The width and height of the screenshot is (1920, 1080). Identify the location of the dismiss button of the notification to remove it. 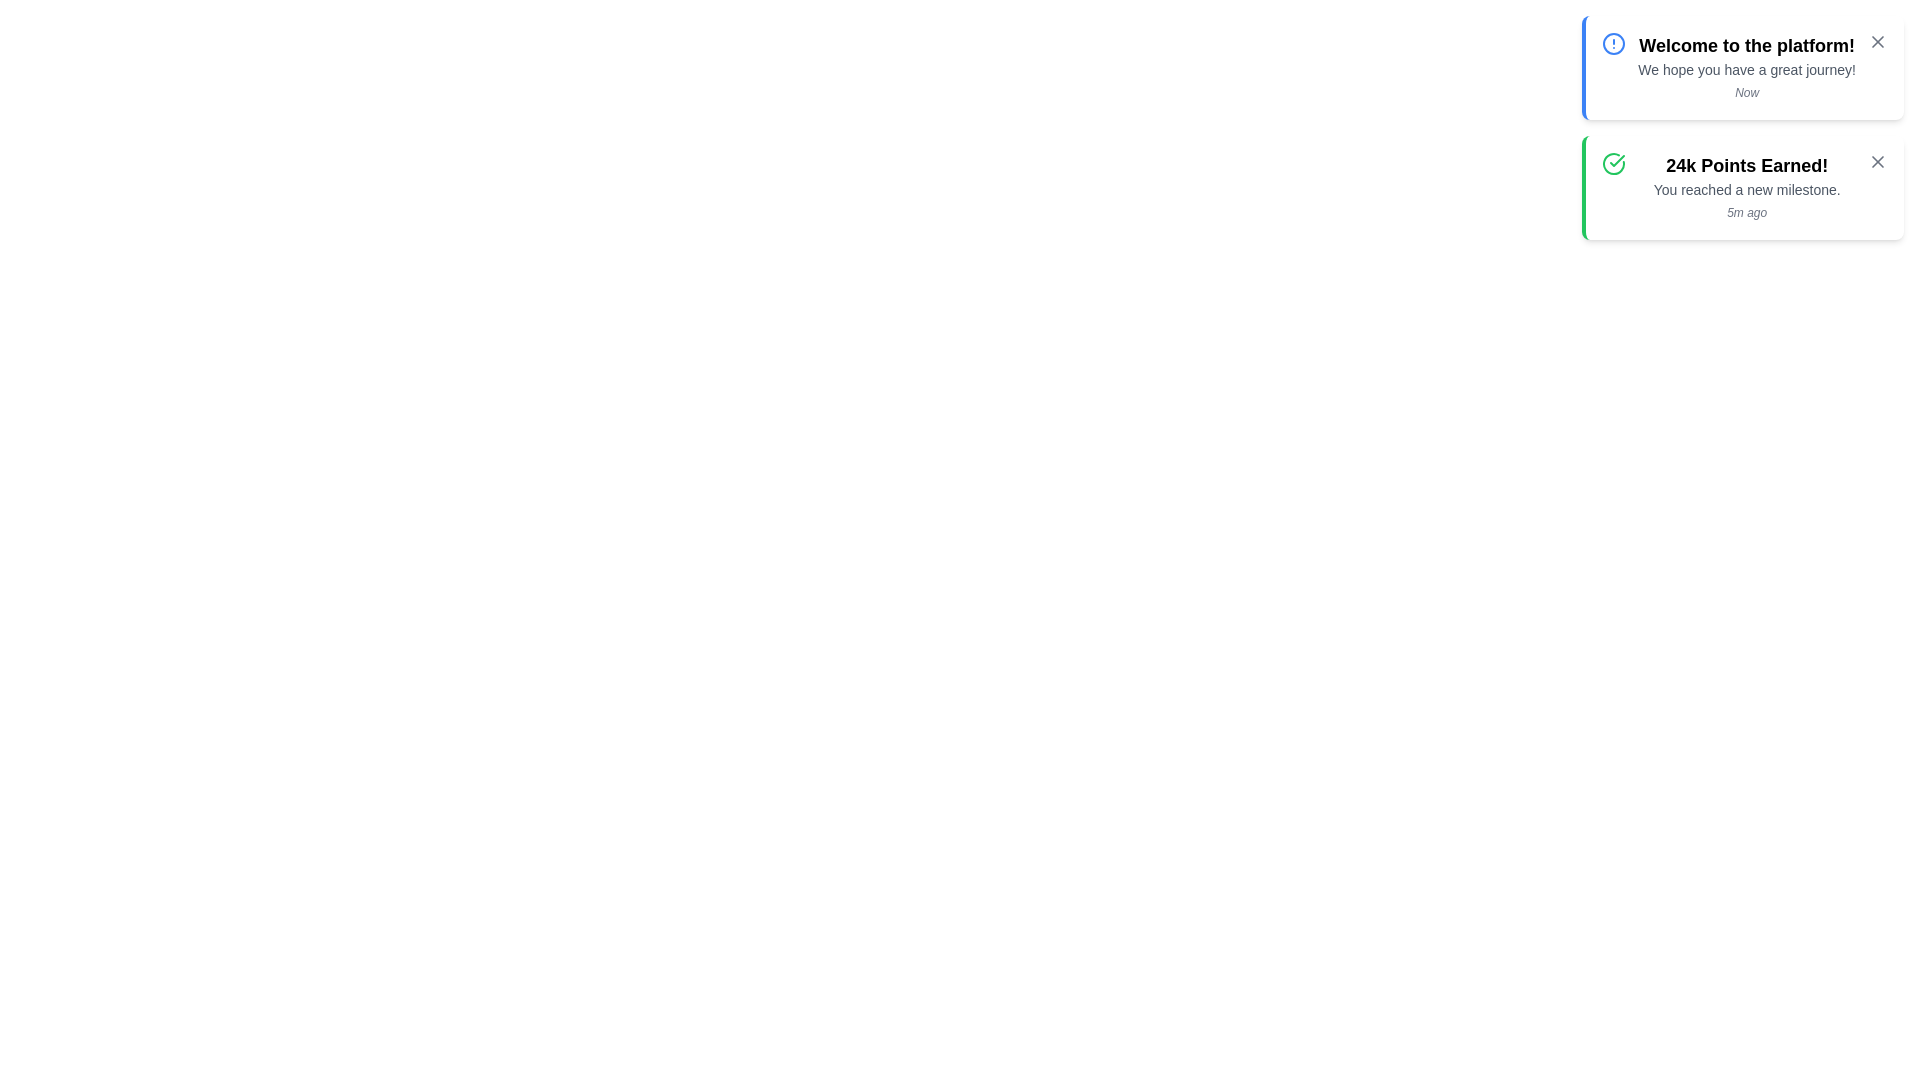
(1876, 42).